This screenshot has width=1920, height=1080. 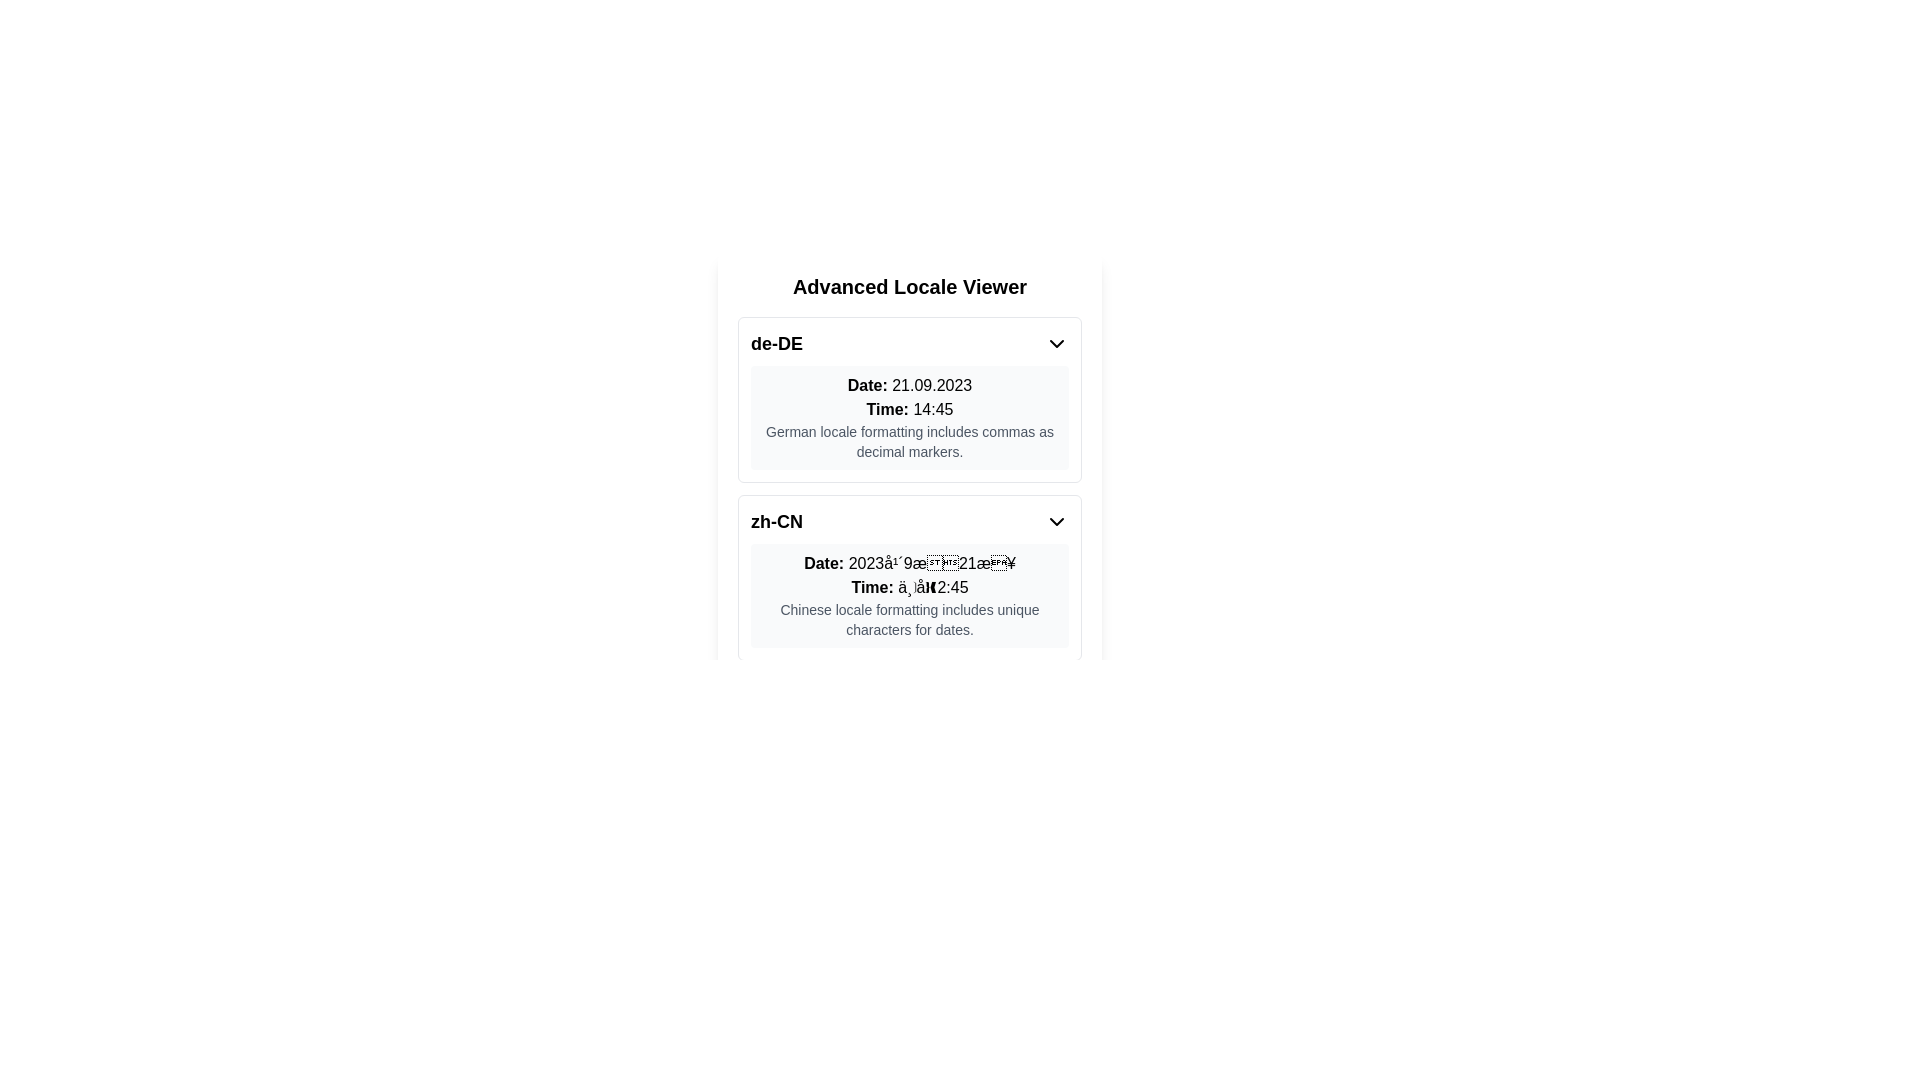 I want to click on the text label displaying 'Time:' which is styled in bold and located to the left of the time value '14:45', so click(x=886, y=408).